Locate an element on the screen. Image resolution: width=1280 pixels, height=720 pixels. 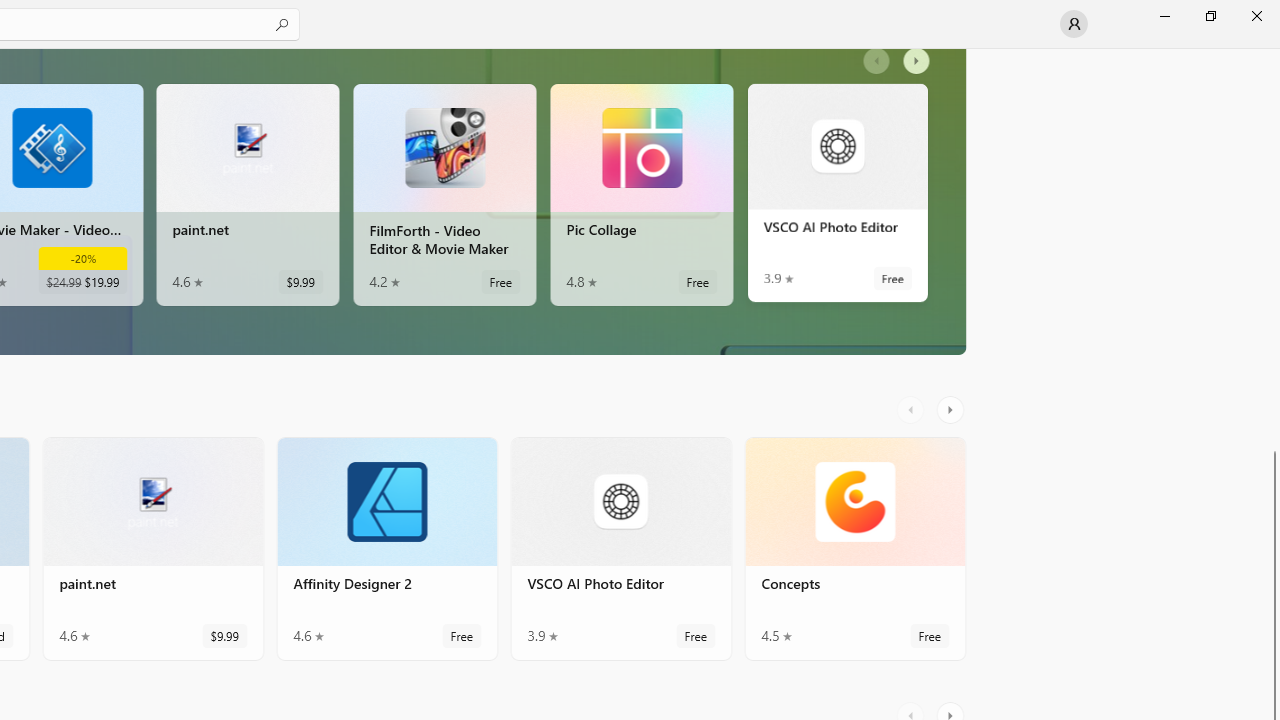
'Vertical Small Decrease' is located at coordinates (1271, 54).